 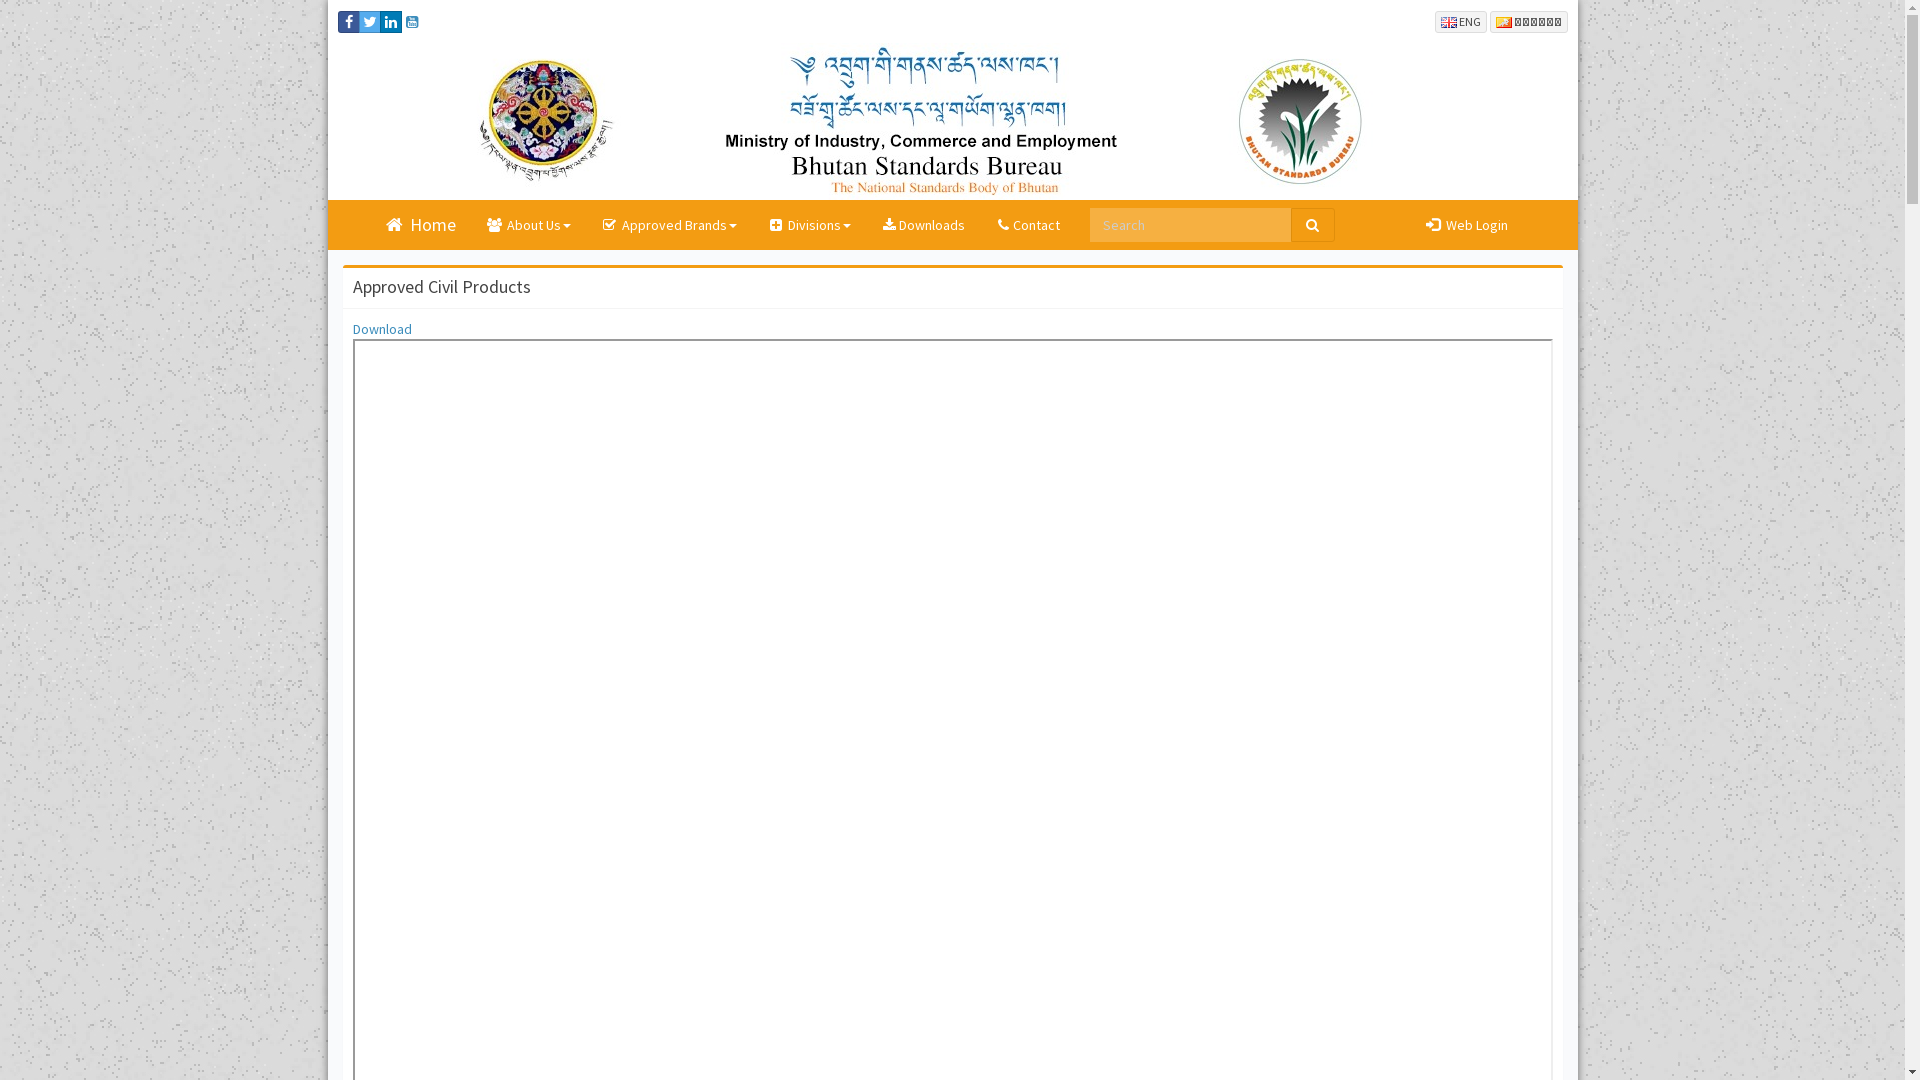 What do you see at coordinates (1027, 224) in the screenshot?
I see `'Contact'` at bounding box center [1027, 224].